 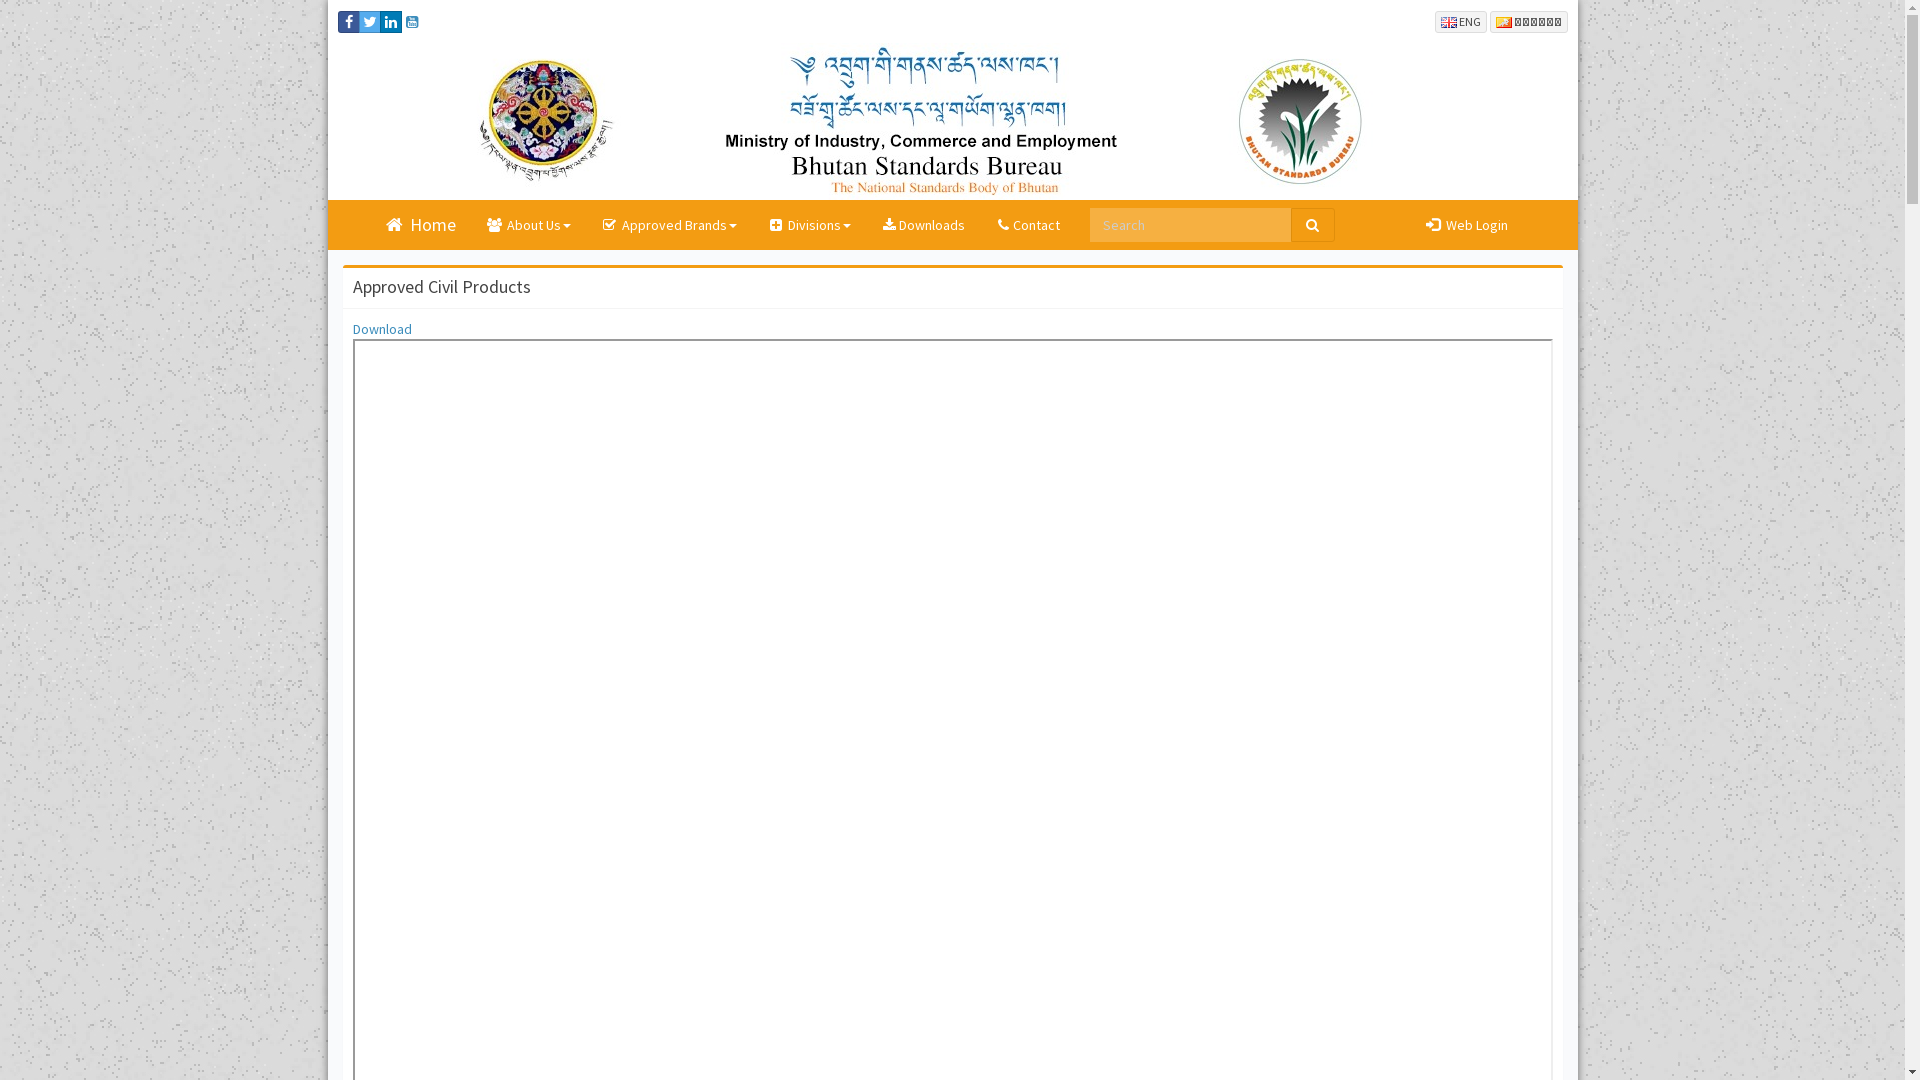 What do you see at coordinates (1027, 224) in the screenshot?
I see `'Contact'` at bounding box center [1027, 224].